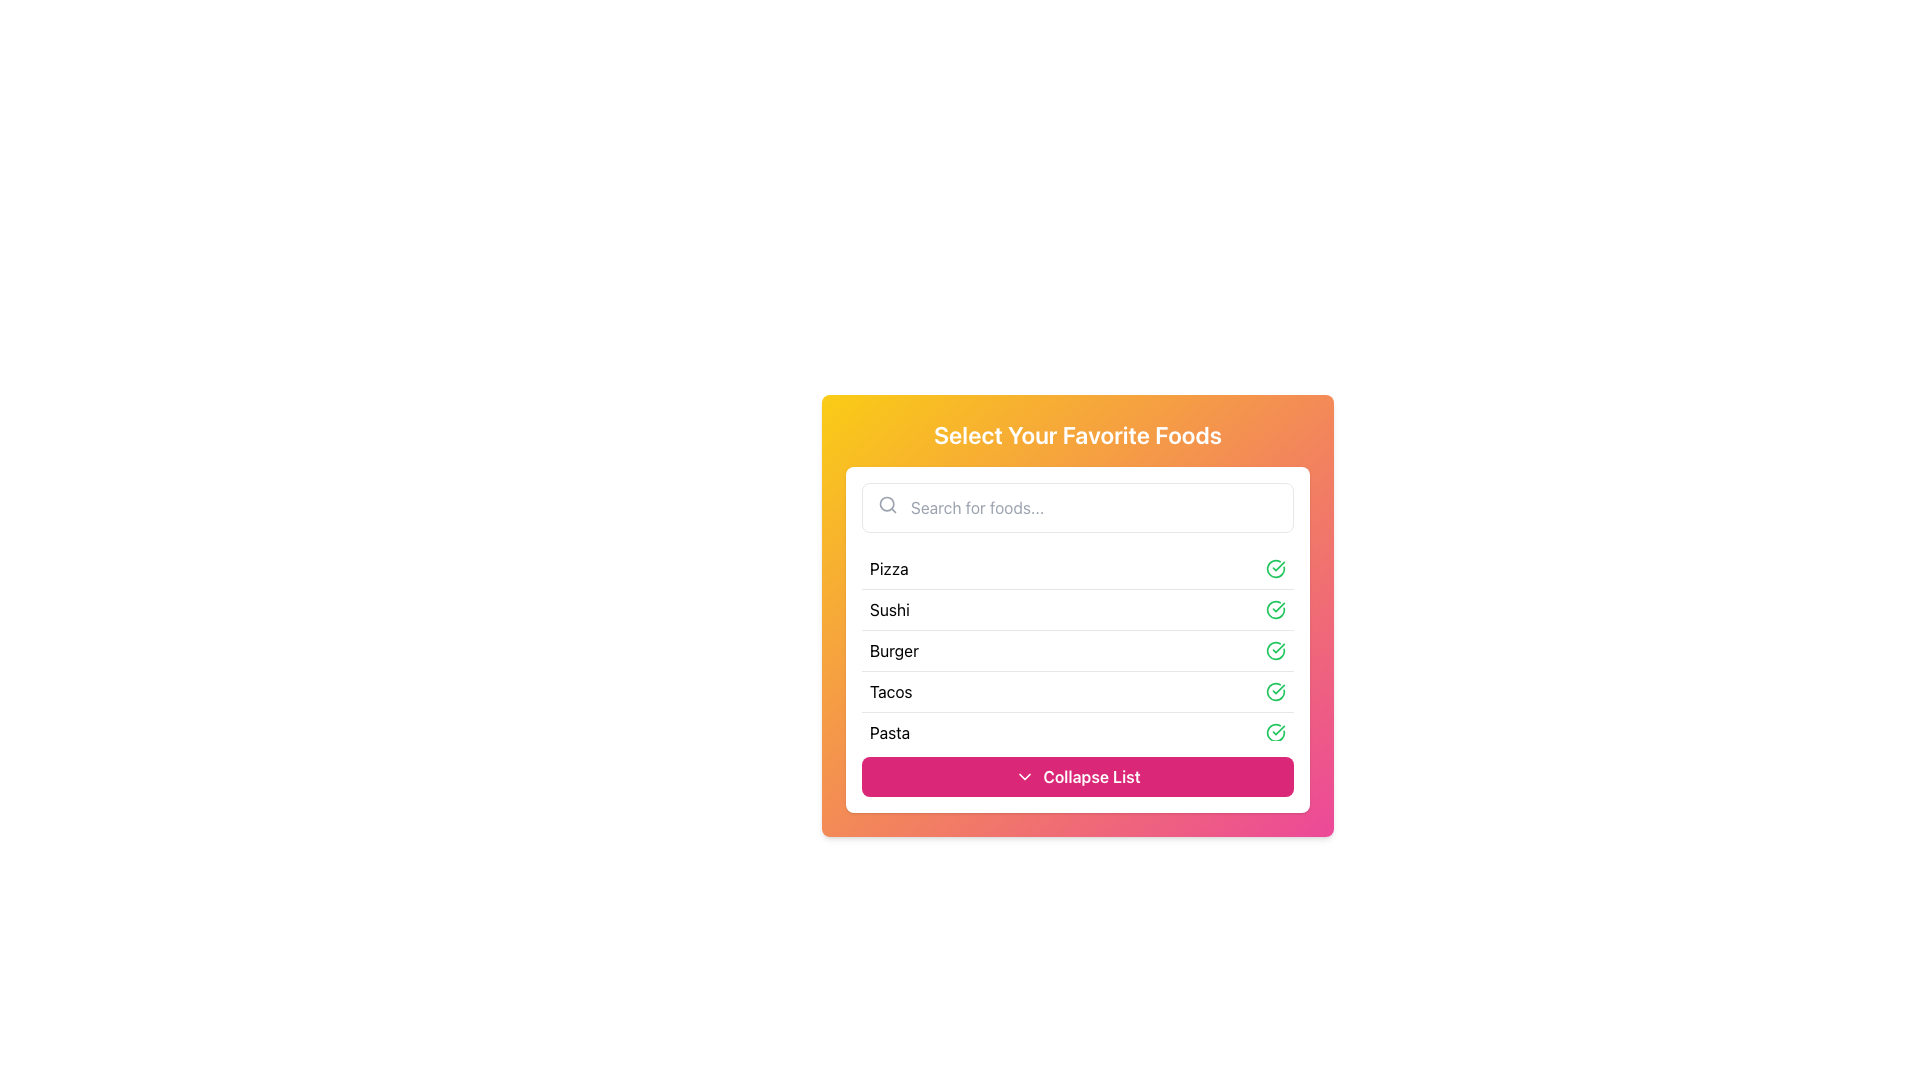 This screenshot has width=1920, height=1080. Describe the element at coordinates (1077, 644) in the screenshot. I see `the list item labeled 'Burger', which is the third item in the vertical list within the panel titled 'Select Your Favorite Foods'` at that location.